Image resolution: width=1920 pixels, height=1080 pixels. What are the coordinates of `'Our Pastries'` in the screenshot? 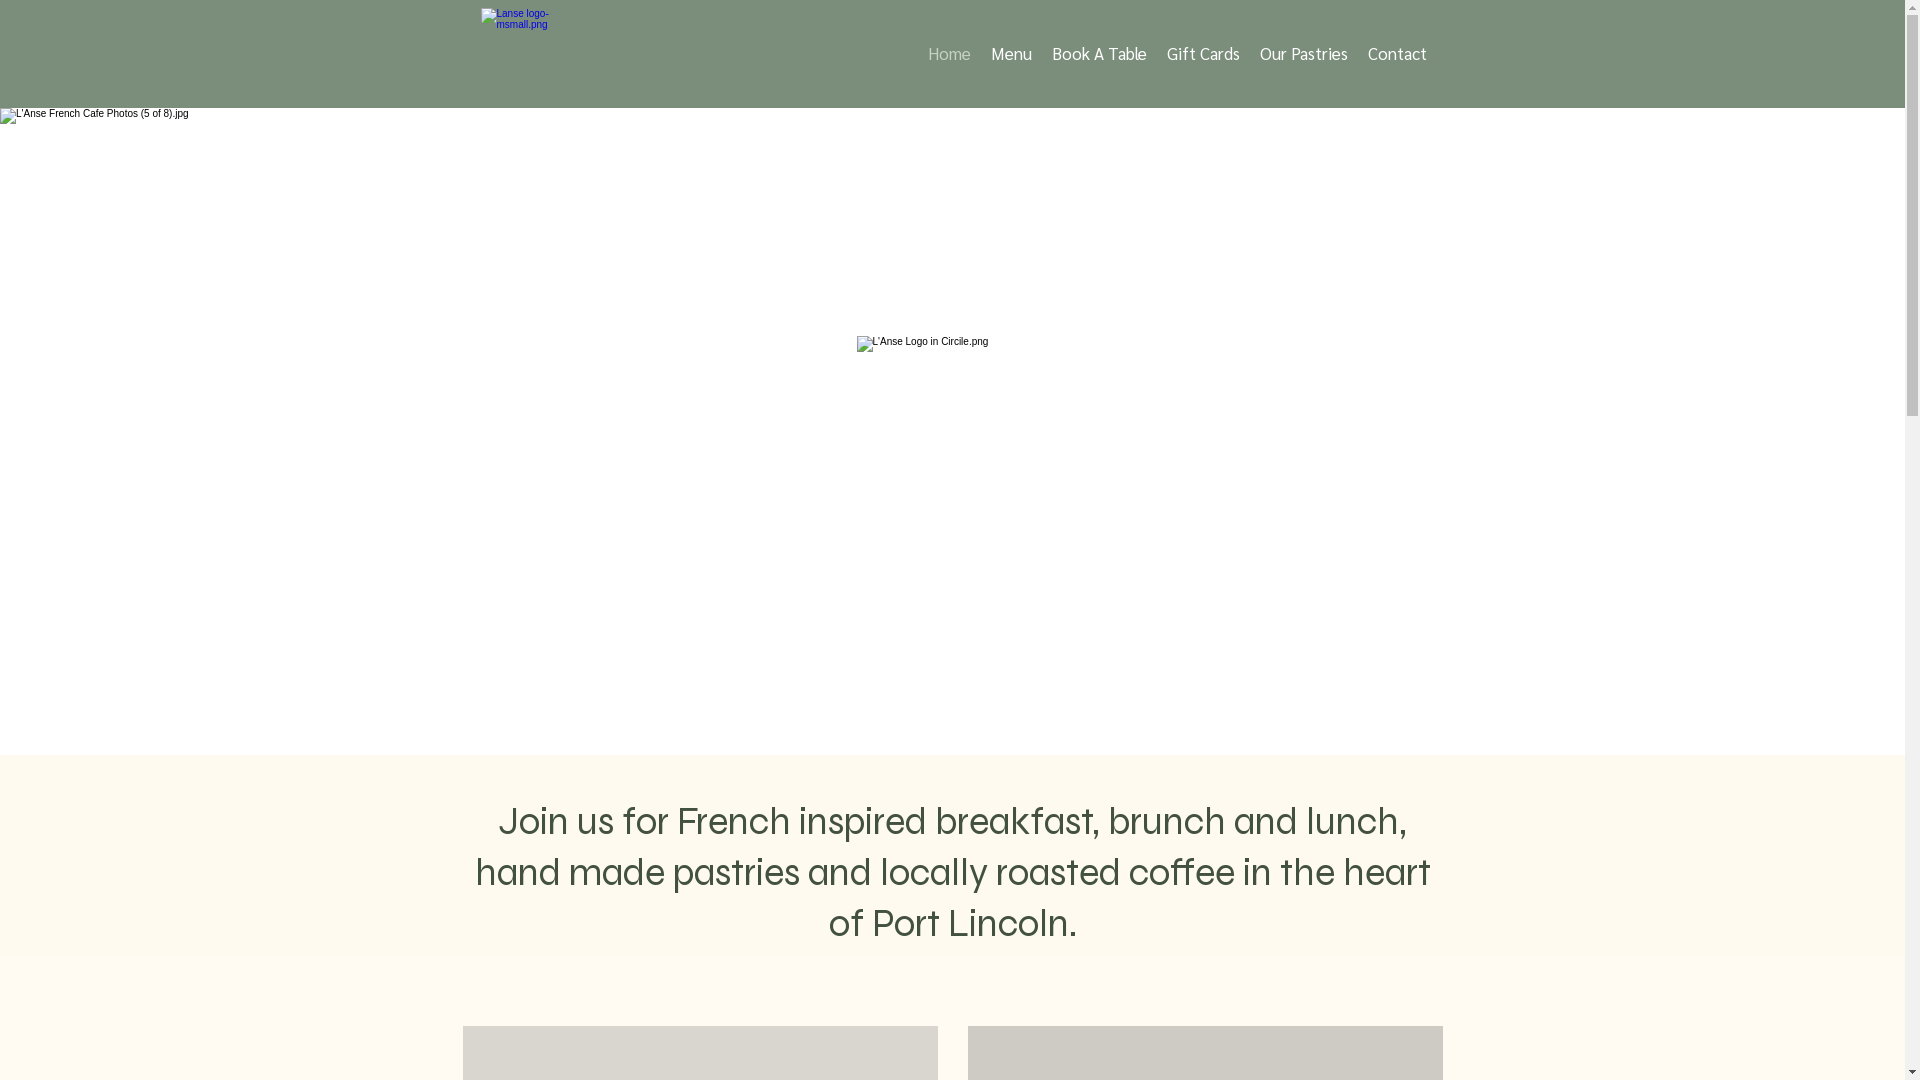 It's located at (1304, 52).